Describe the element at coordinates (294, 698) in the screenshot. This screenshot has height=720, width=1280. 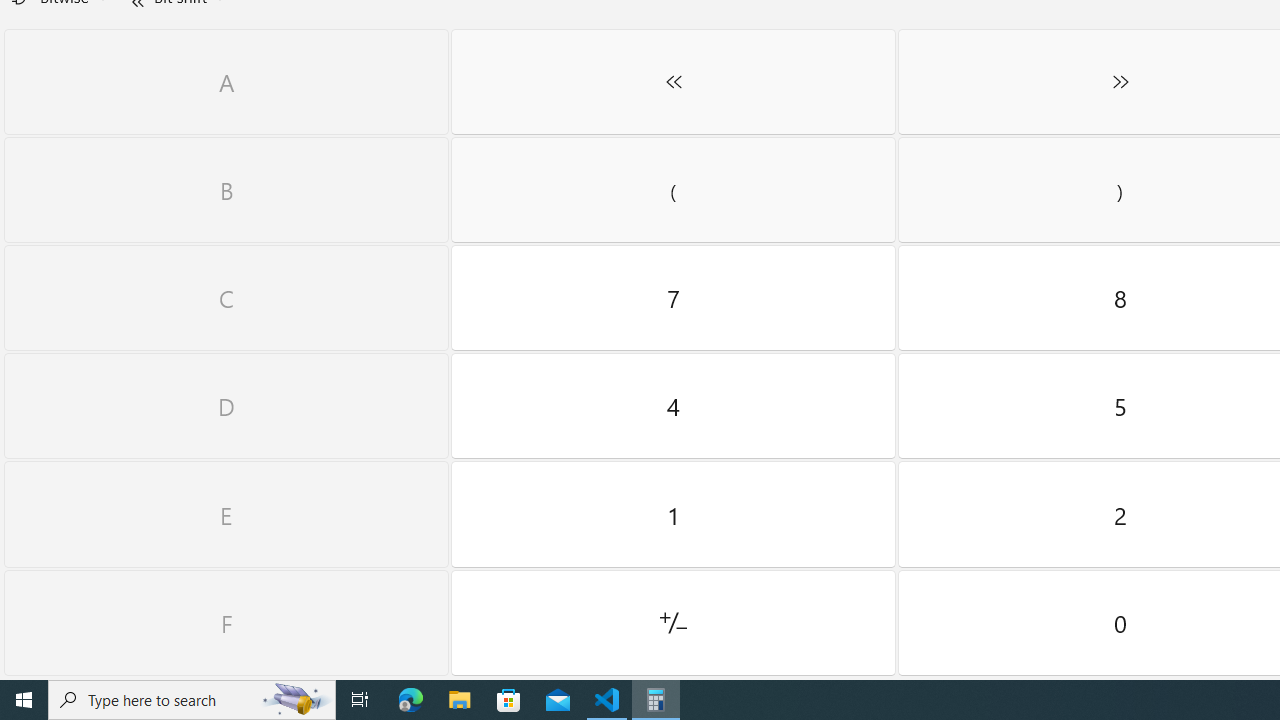
I see `'Search highlights icon opens search home window'` at that location.